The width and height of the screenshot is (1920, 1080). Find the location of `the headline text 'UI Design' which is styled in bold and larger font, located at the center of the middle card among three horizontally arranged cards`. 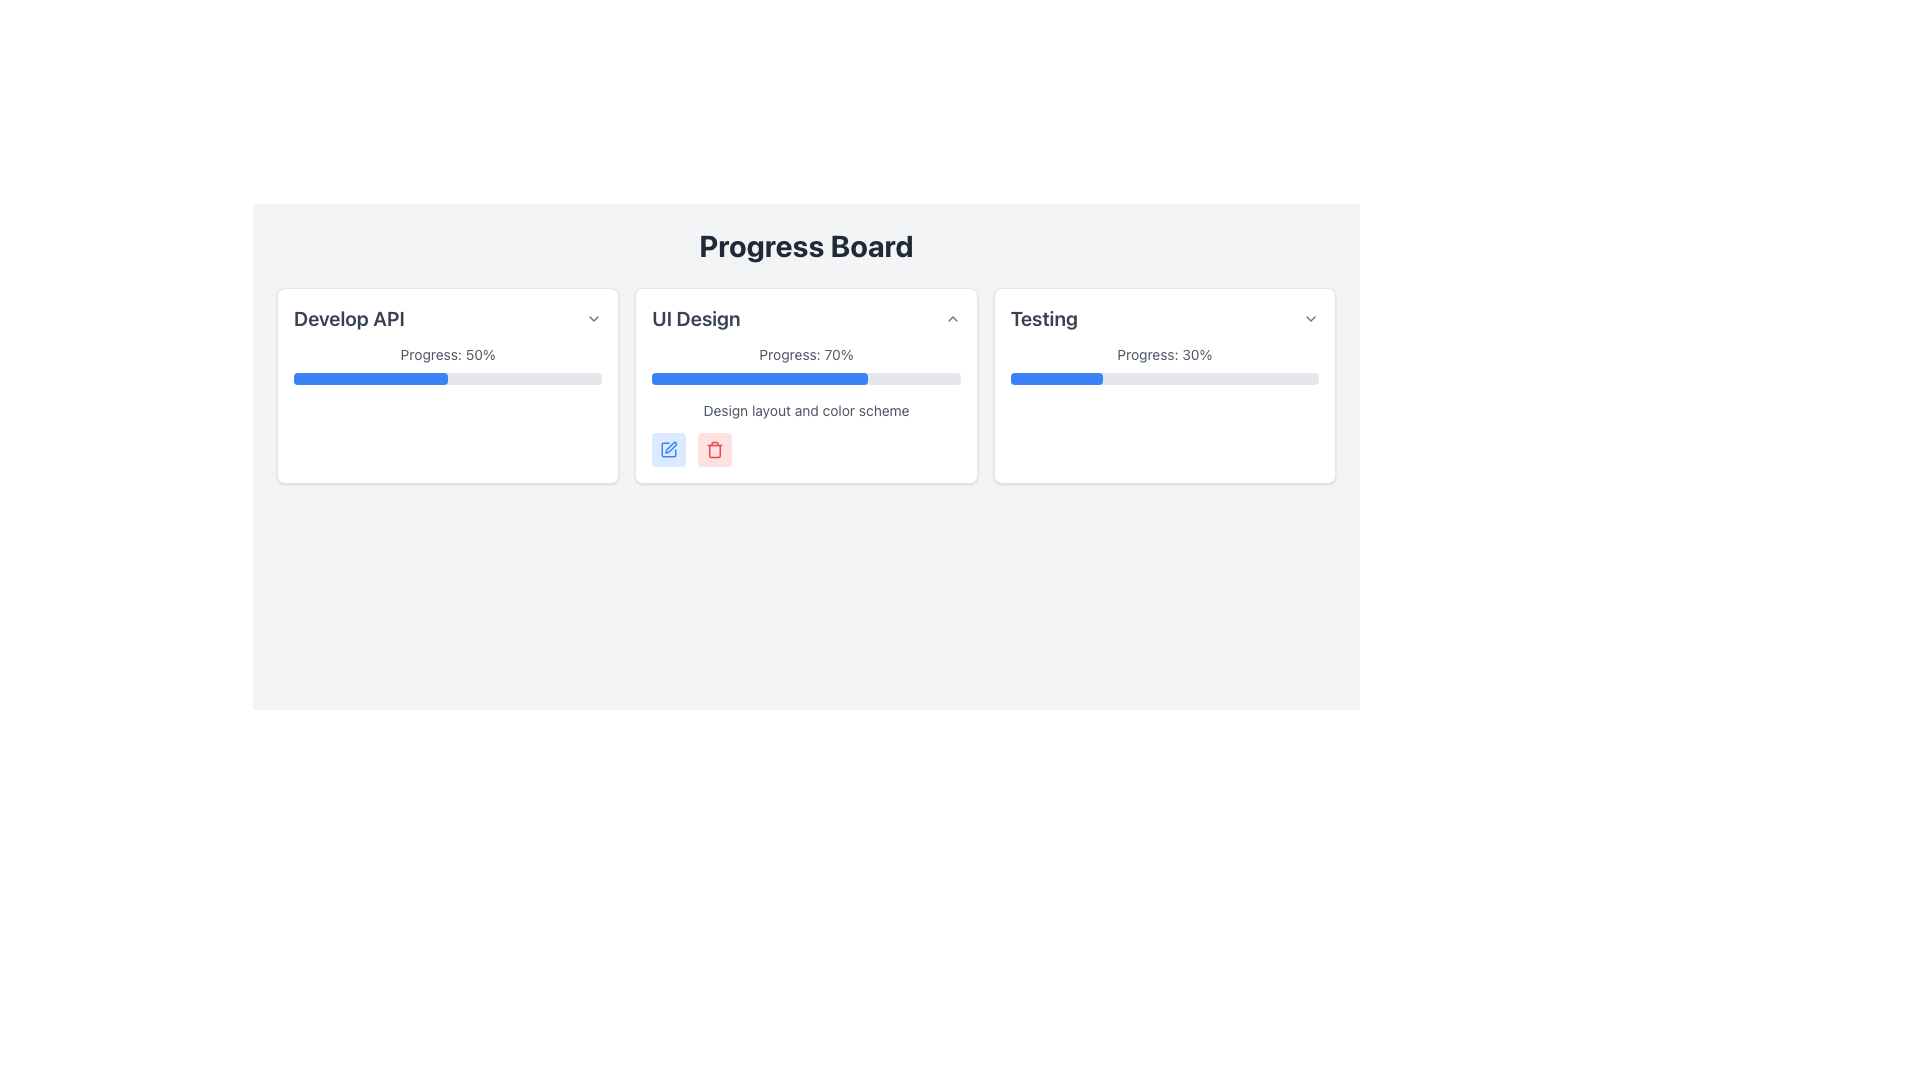

the headline text 'UI Design' which is styled in bold and larger font, located at the center of the middle card among three horizontally arranged cards is located at coordinates (696, 318).